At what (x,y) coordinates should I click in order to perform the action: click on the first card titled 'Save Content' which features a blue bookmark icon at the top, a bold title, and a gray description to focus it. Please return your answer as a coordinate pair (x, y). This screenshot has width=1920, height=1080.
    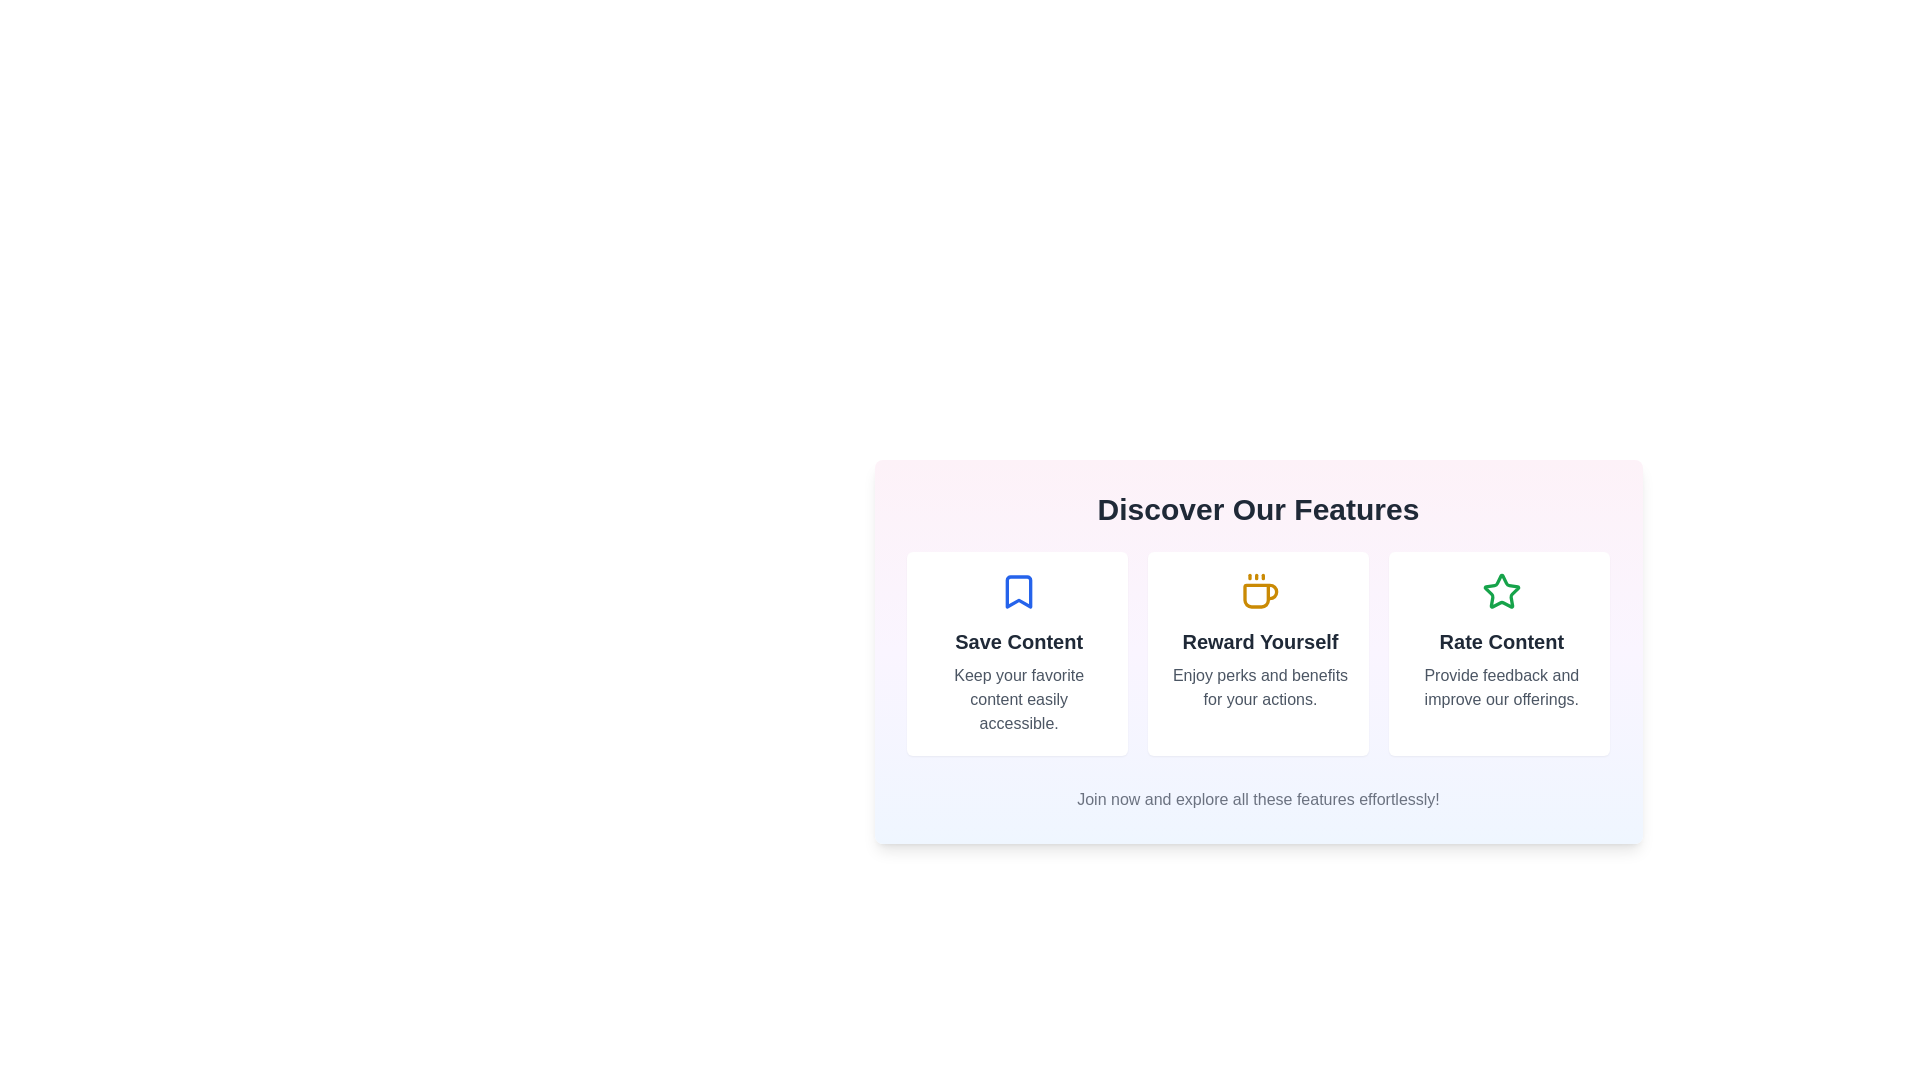
    Looking at the image, I should click on (1019, 654).